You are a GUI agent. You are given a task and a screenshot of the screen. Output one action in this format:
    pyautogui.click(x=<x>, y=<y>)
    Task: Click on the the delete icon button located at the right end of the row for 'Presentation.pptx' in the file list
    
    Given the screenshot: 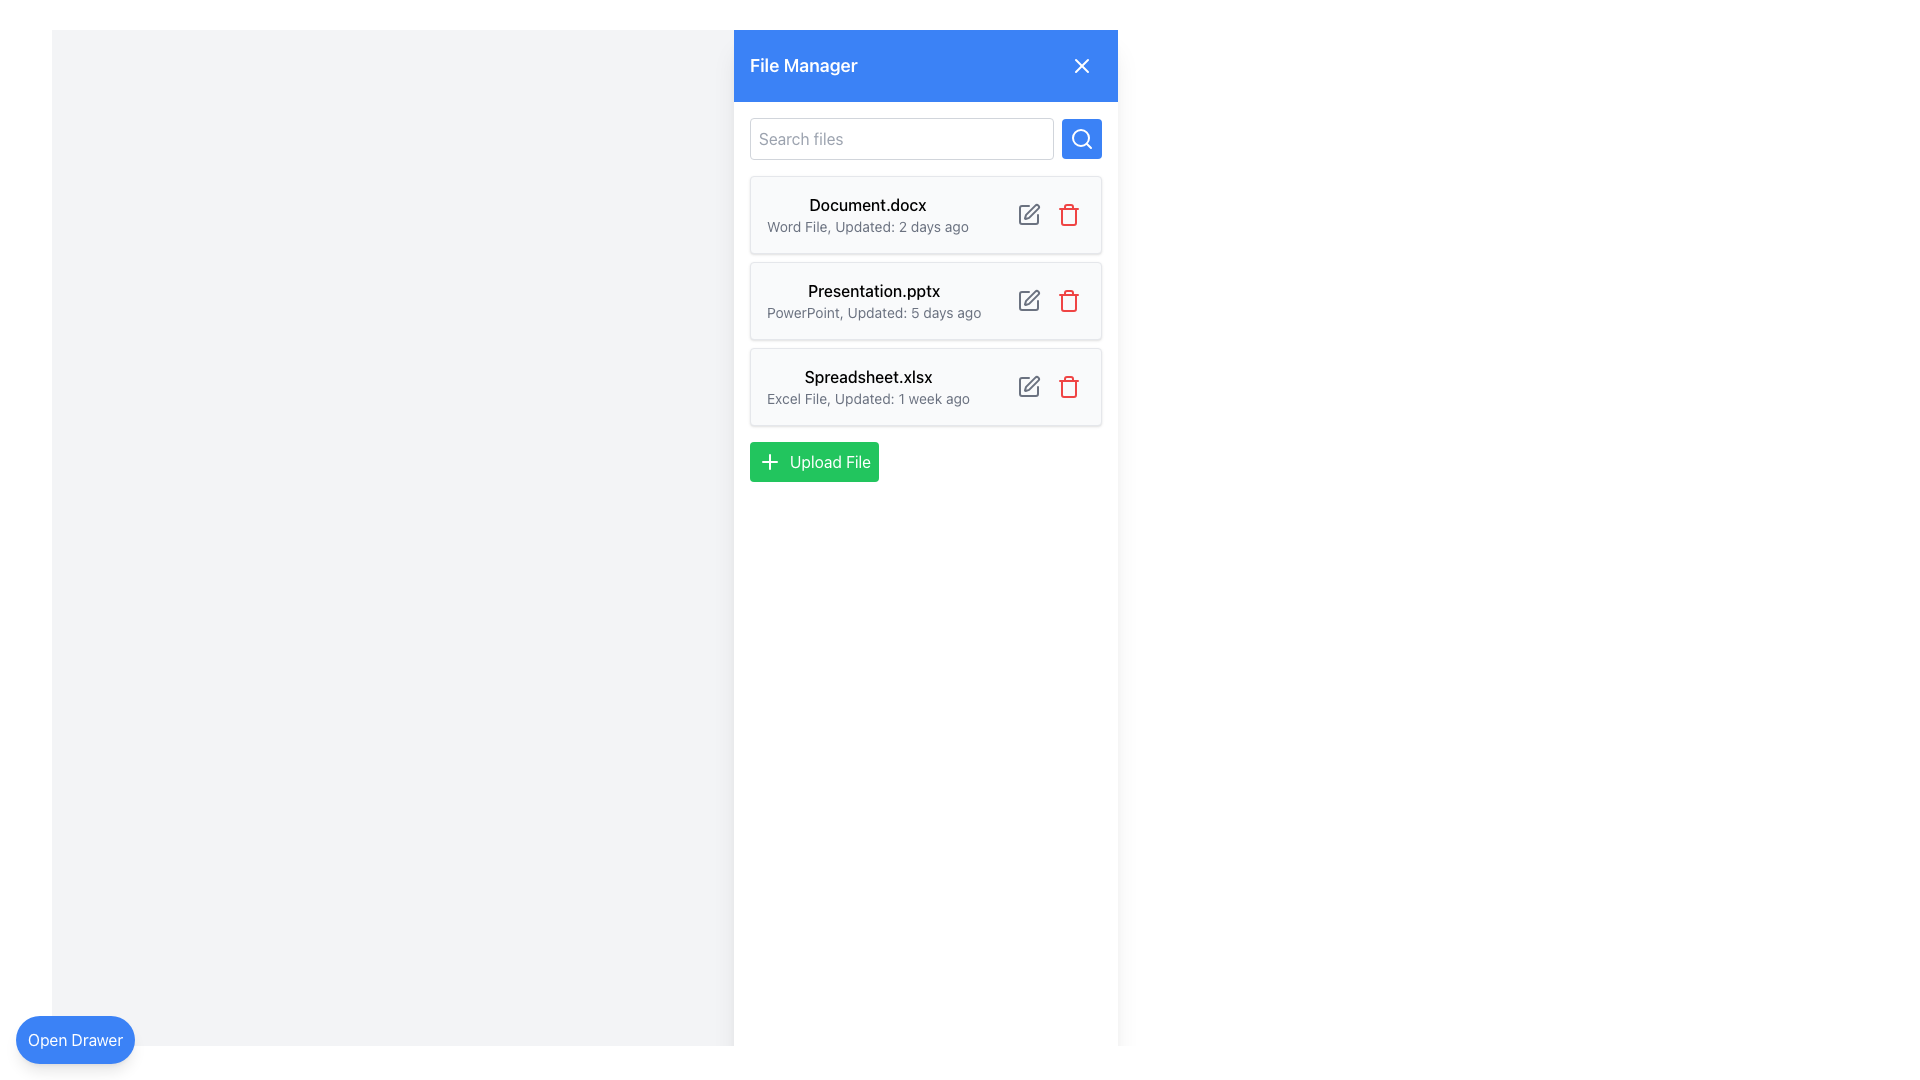 What is the action you would take?
    pyautogui.click(x=1068, y=300)
    